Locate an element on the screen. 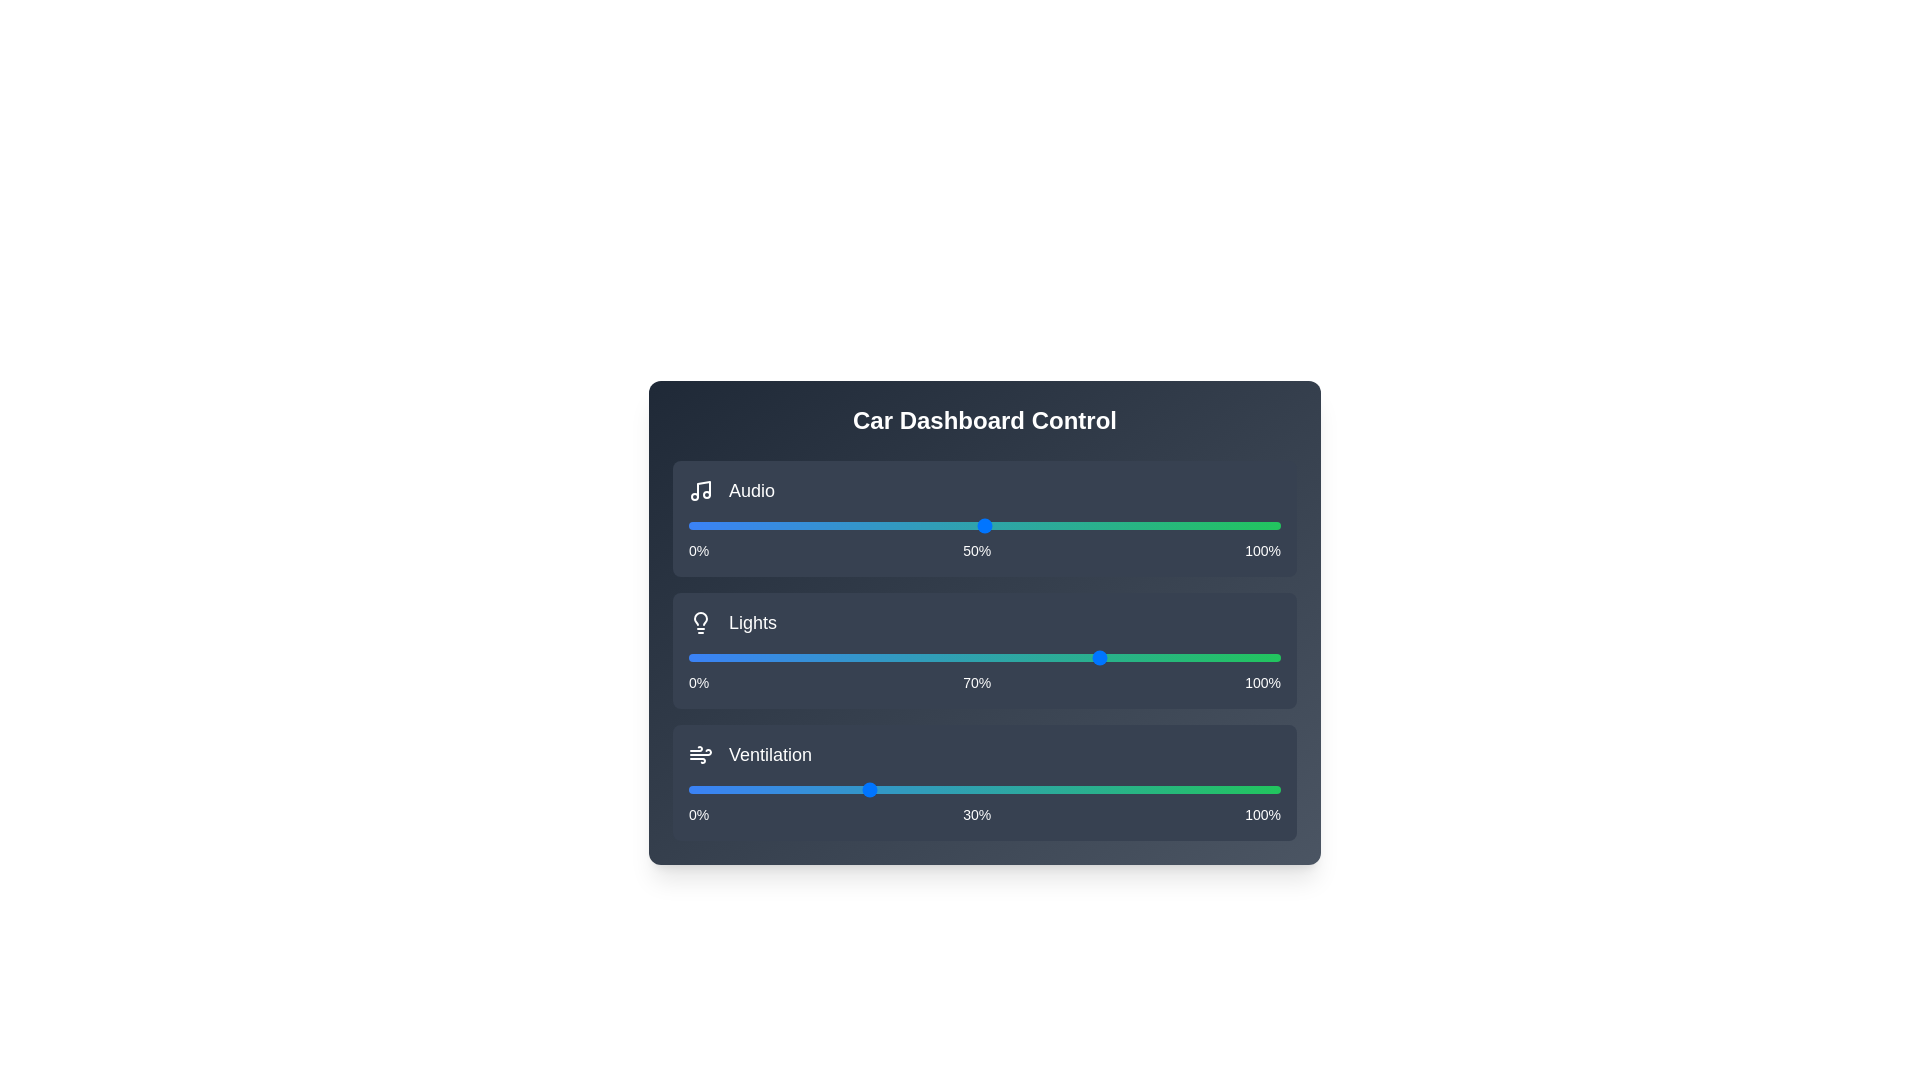  the ventilation slider to 94% is located at coordinates (1244, 789).